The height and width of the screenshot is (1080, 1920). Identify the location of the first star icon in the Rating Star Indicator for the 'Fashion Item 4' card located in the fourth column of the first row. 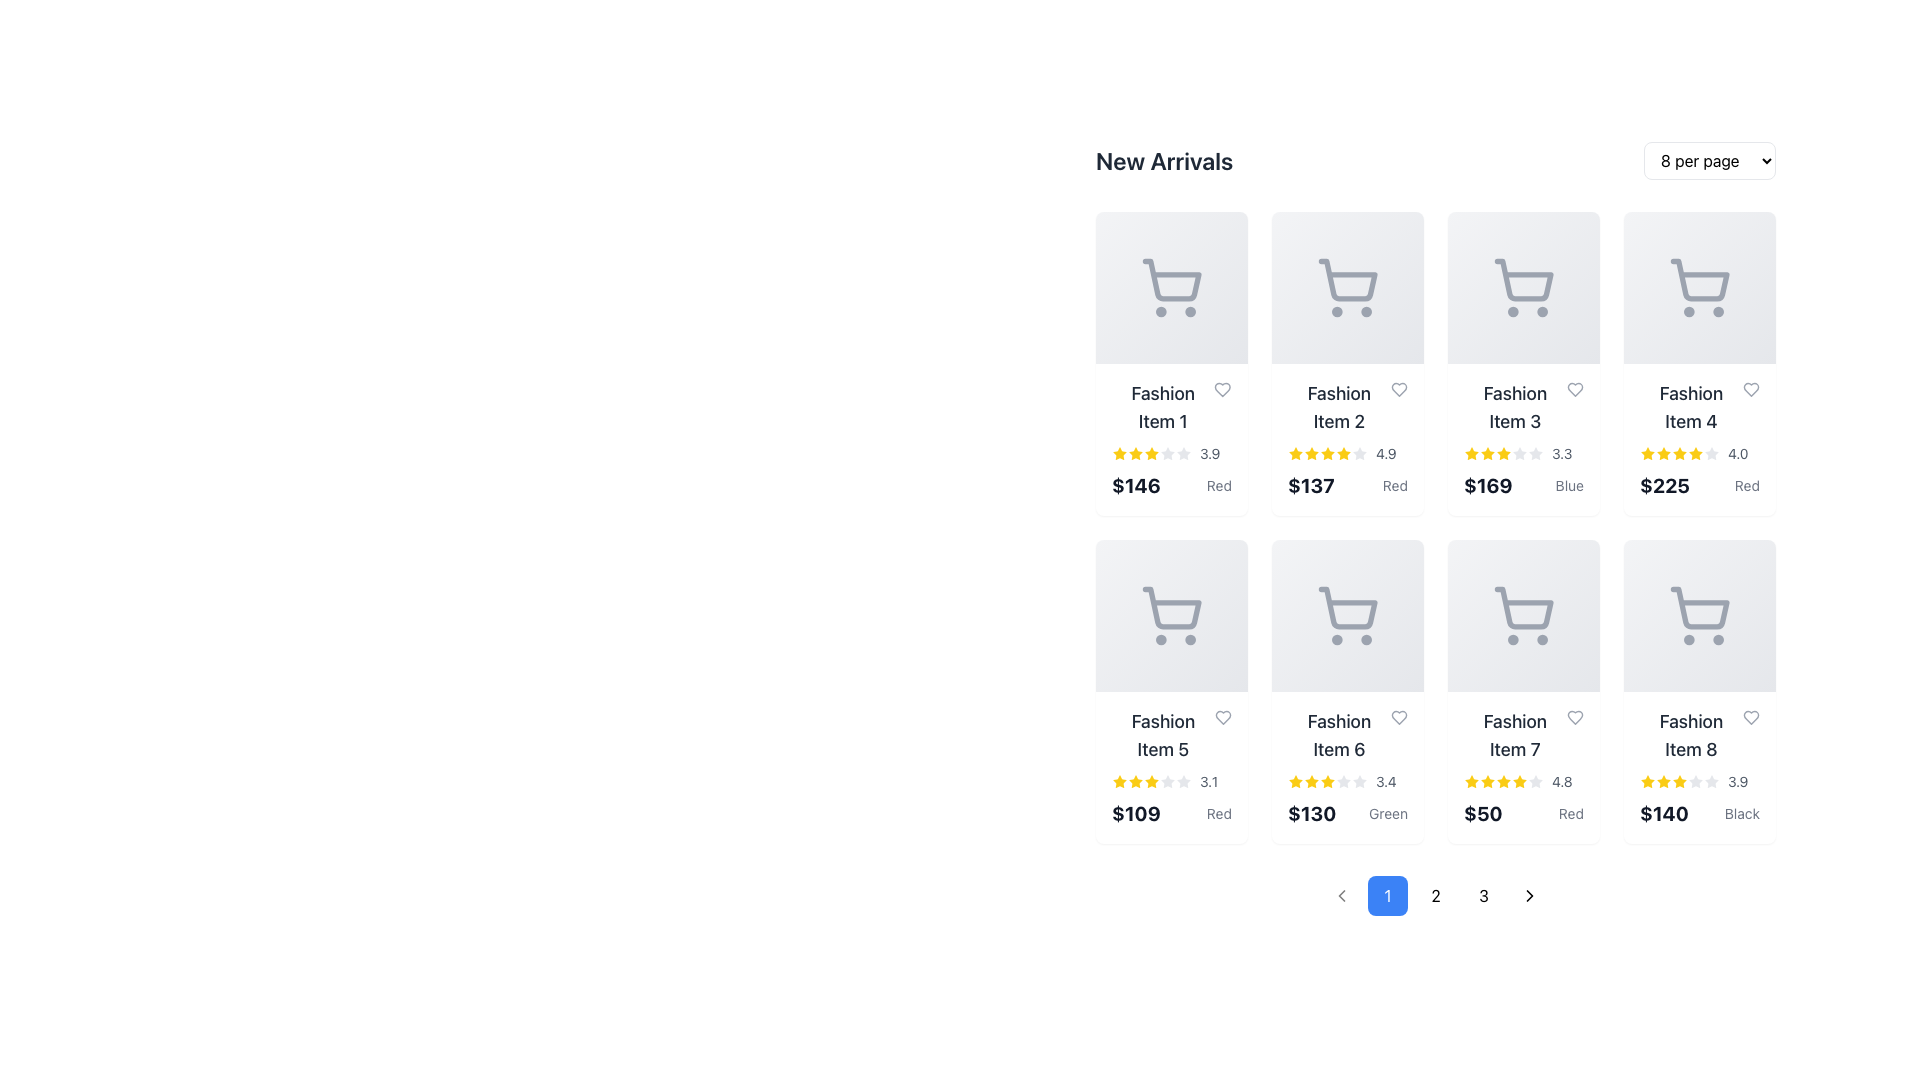
(1647, 454).